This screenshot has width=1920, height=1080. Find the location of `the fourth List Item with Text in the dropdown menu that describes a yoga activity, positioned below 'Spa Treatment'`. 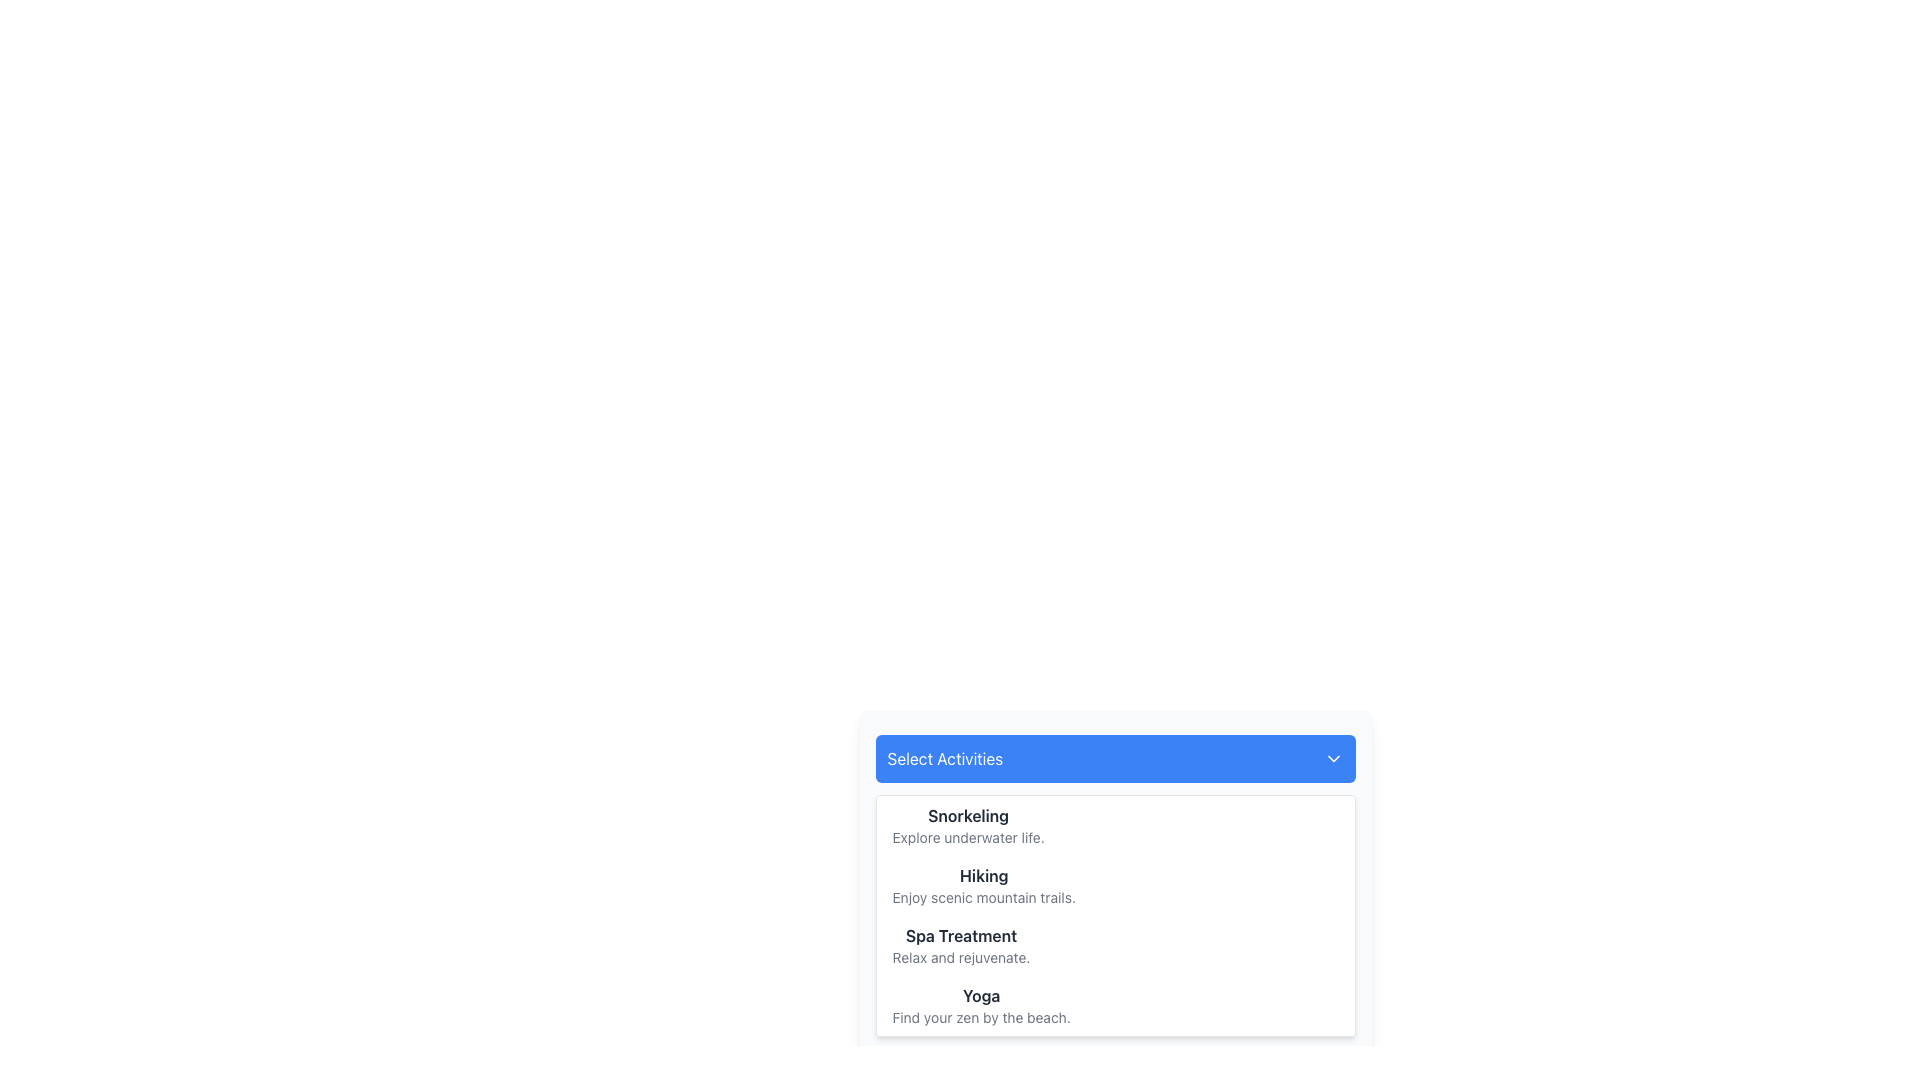

the fourth List Item with Text in the dropdown menu that describes a yoga activity, positioned below 'Spa Treatment' is located at coordinates (981, 1006).